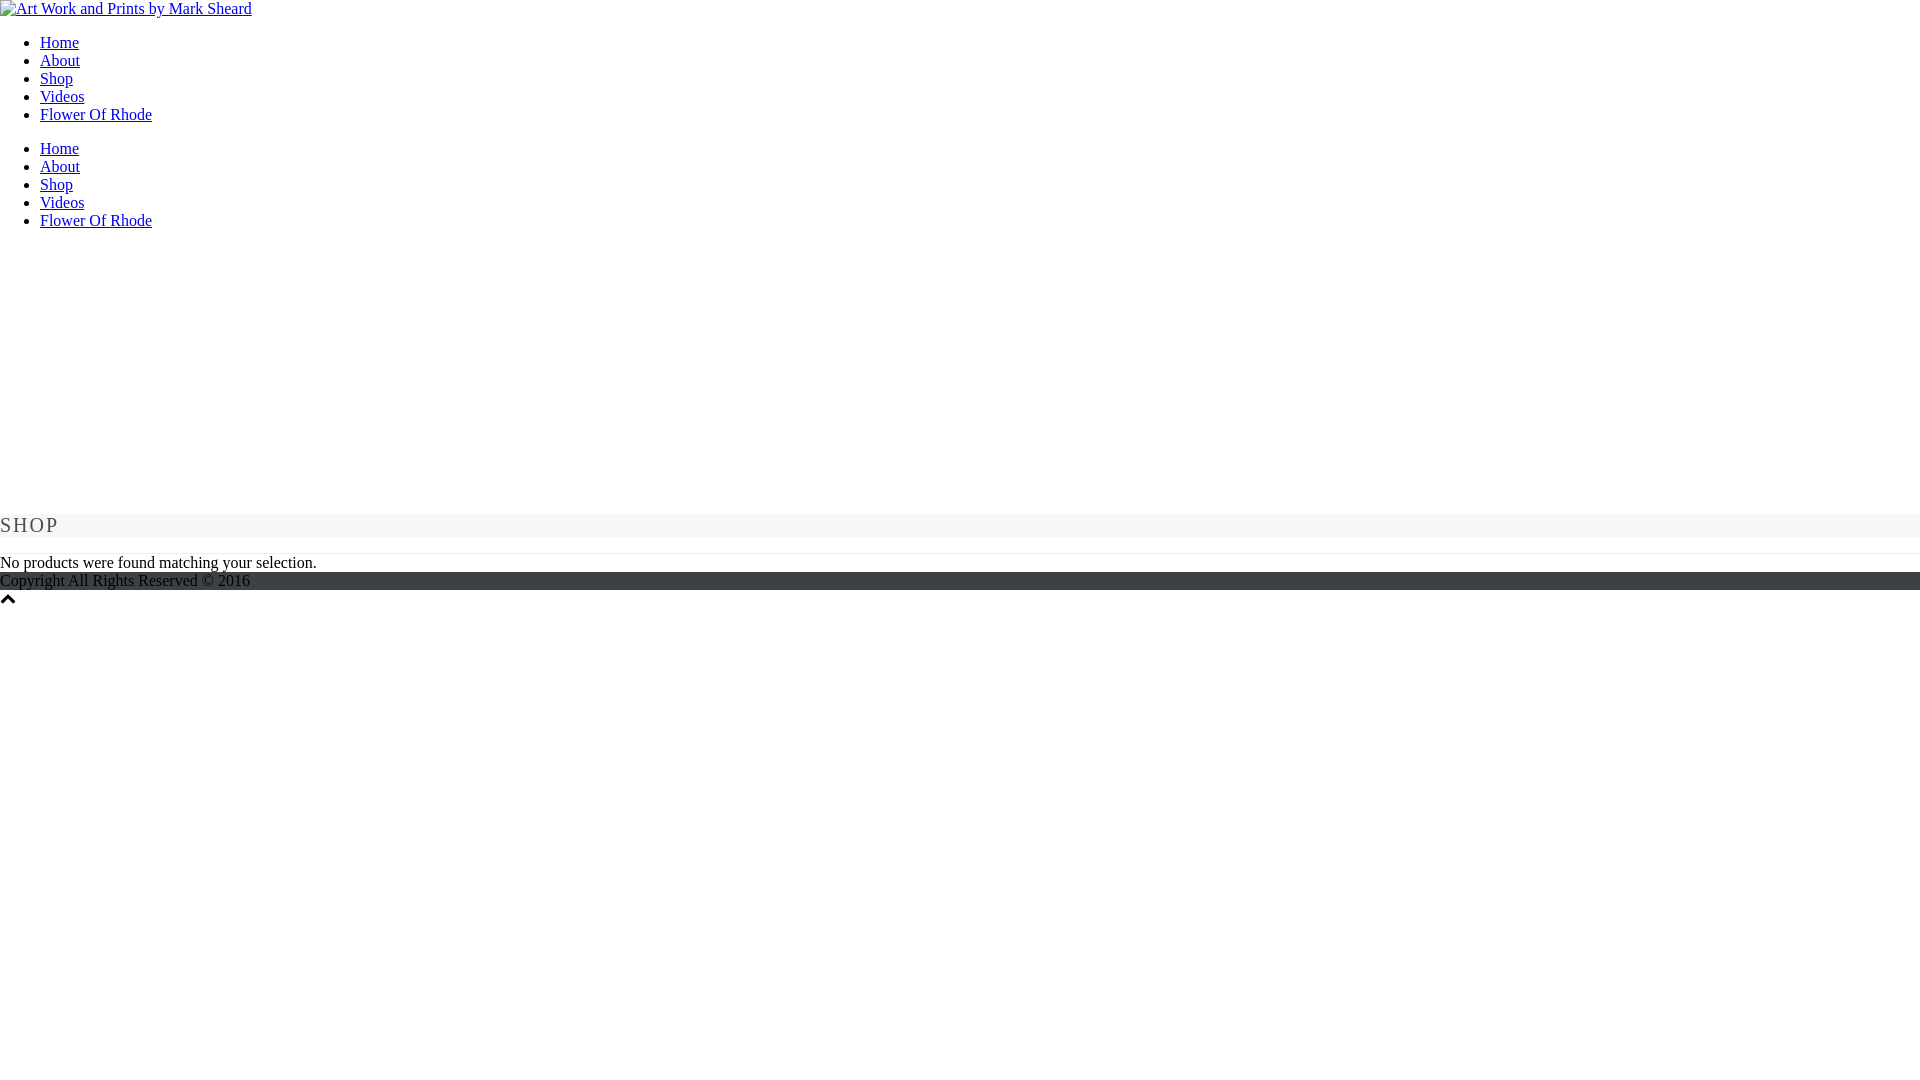 The height and width of the screenshot is (1080, 1920). I want to click on 'About', so click(39, 165).